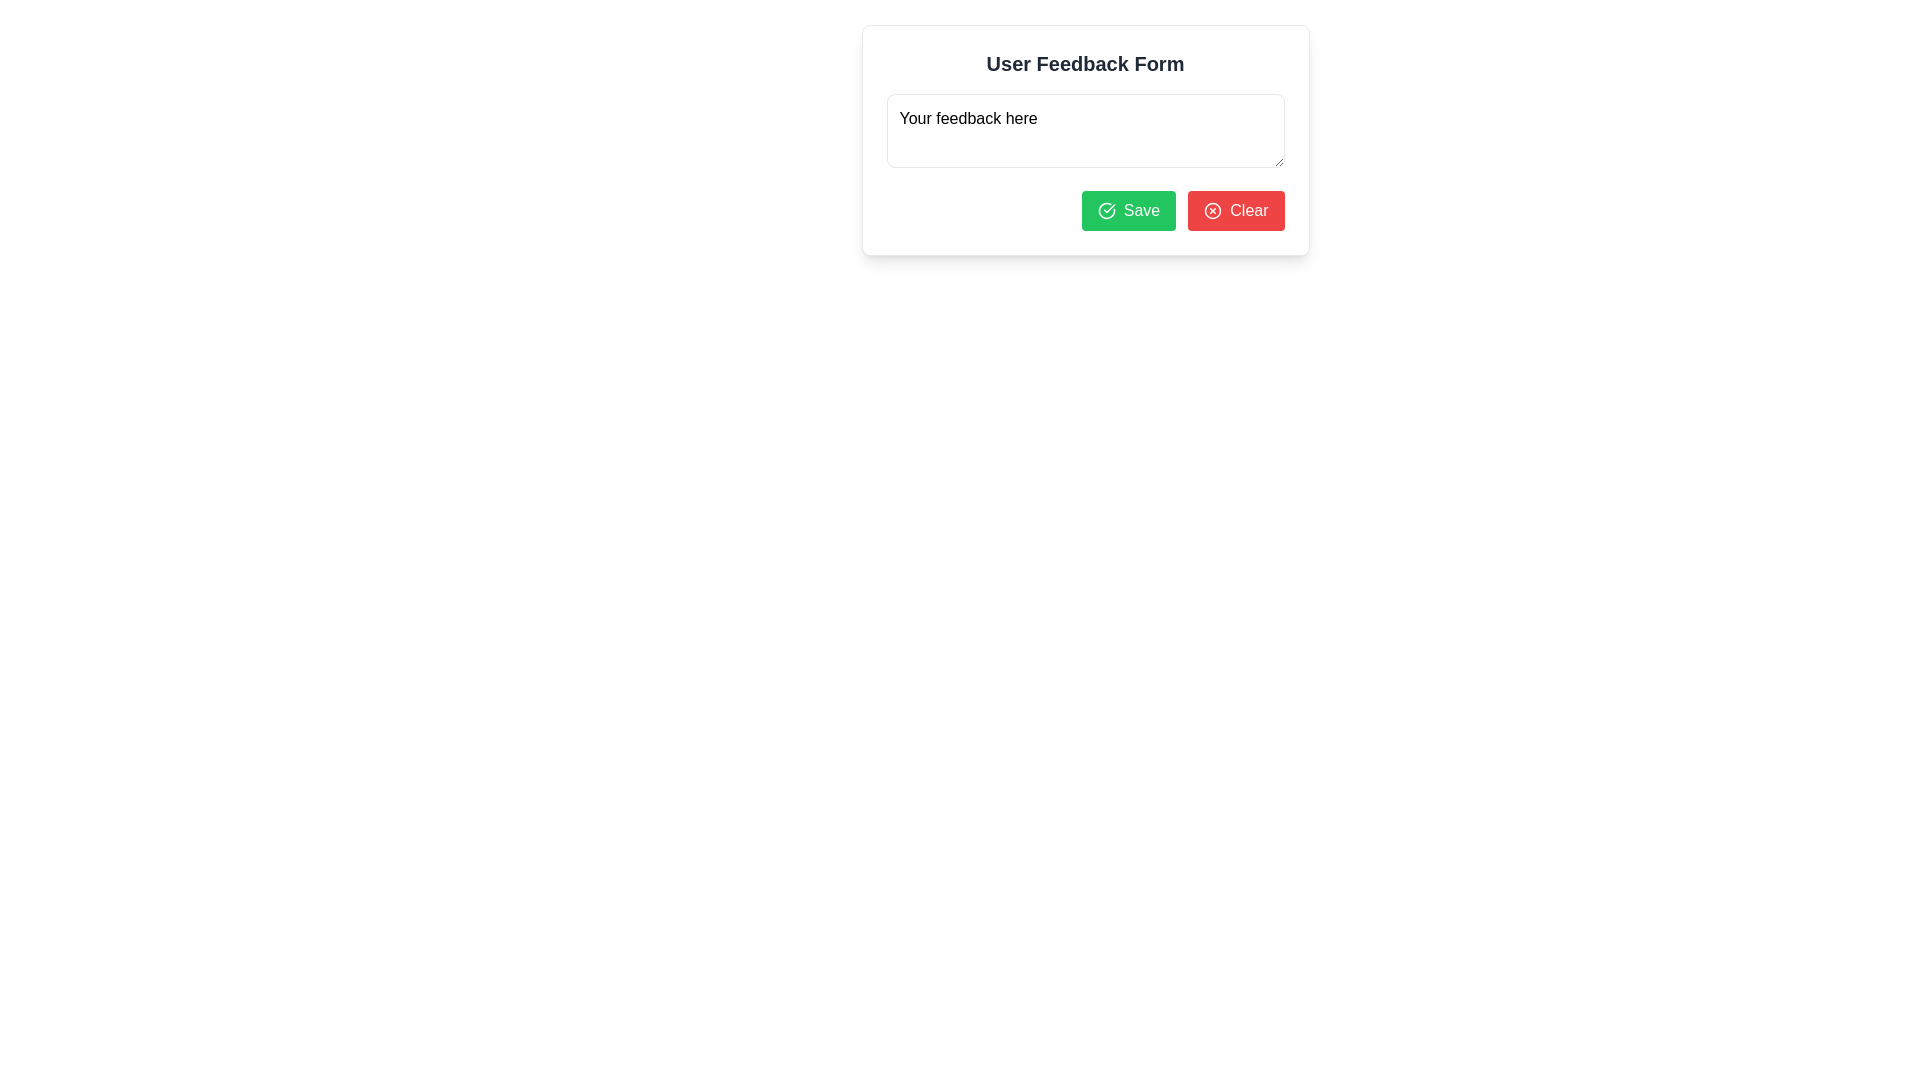 The width and height of the screenshot is (1920, 1080). I want to click on the 'Clear' button, which has an icon visually reinforcing its purpose to clear input data, located to the left side of the button text, so click(1212, 211).